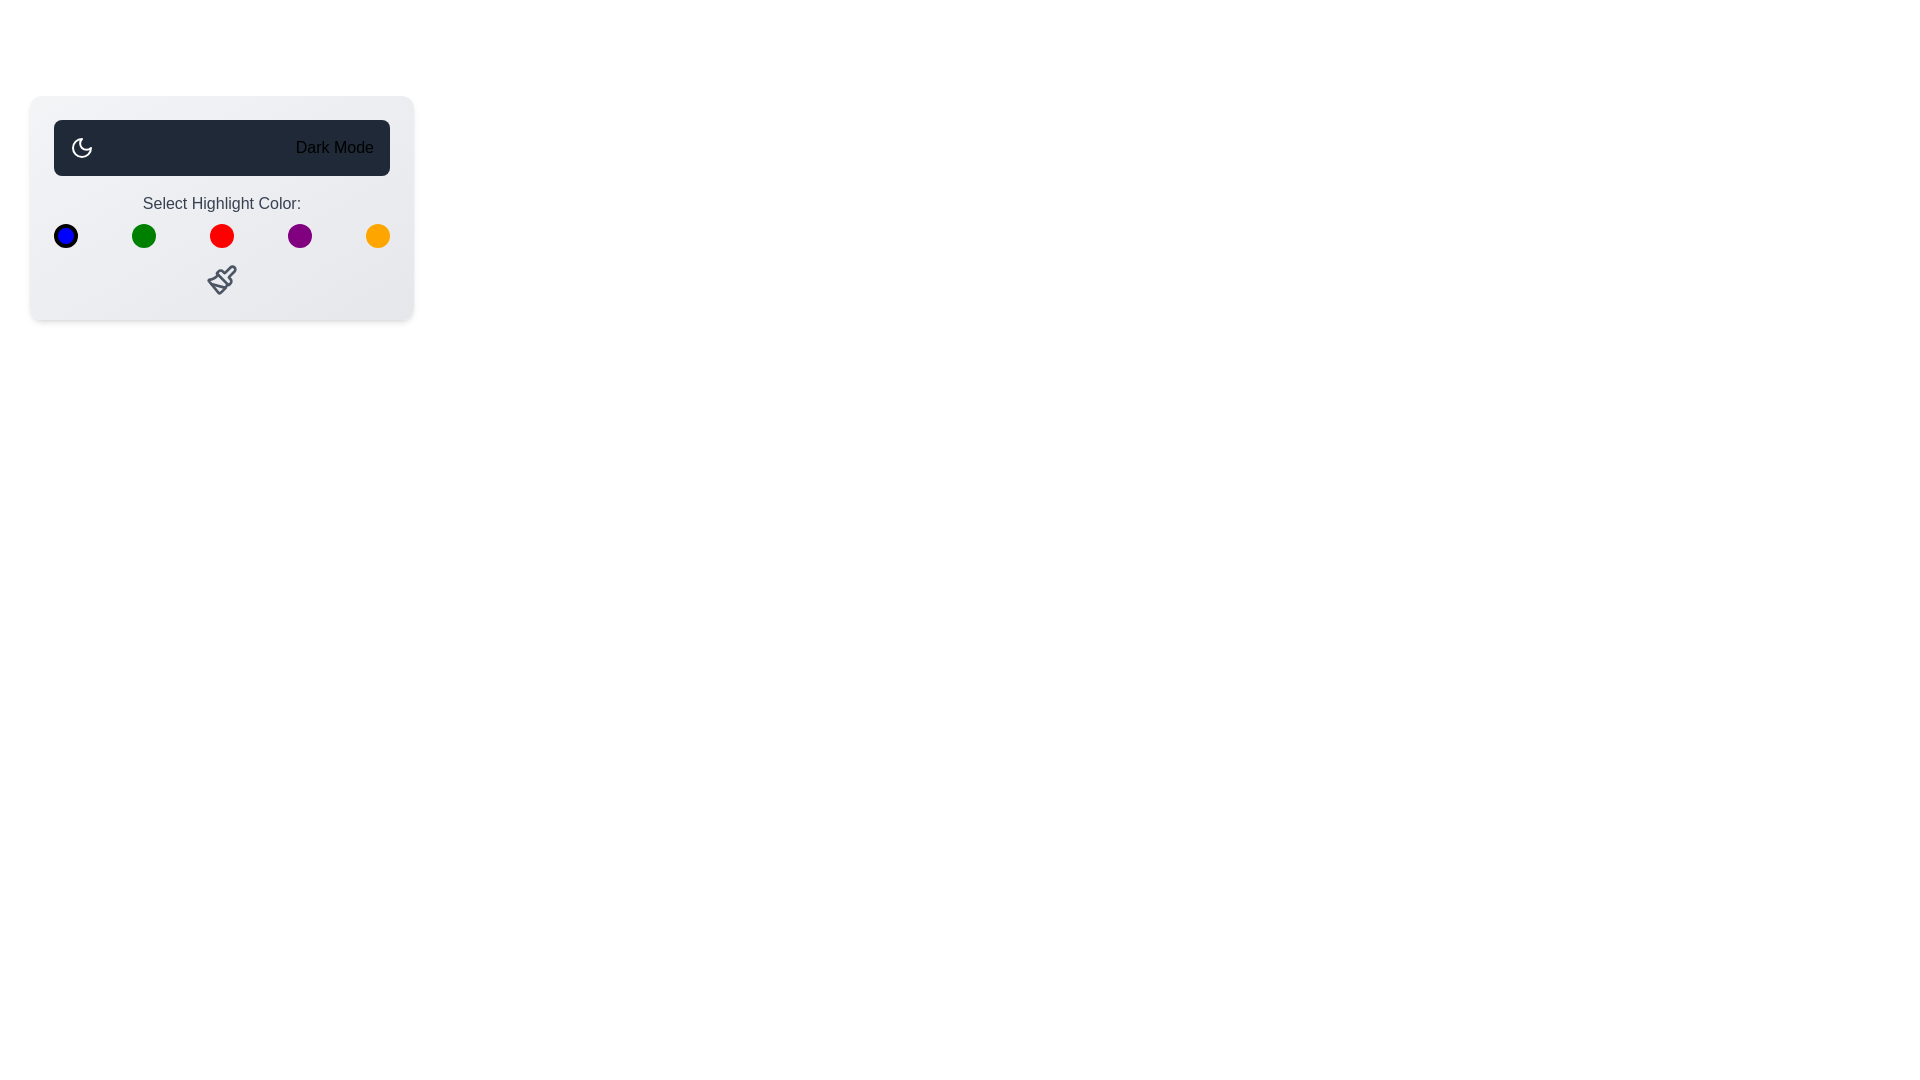 The height and width of the screenshot is (1080, 1920). What do you see at coordinates (80, 146) in the screenshot?
I see `the crescent moon icon located in the dark toolbar` at bounding box center [80, 146].